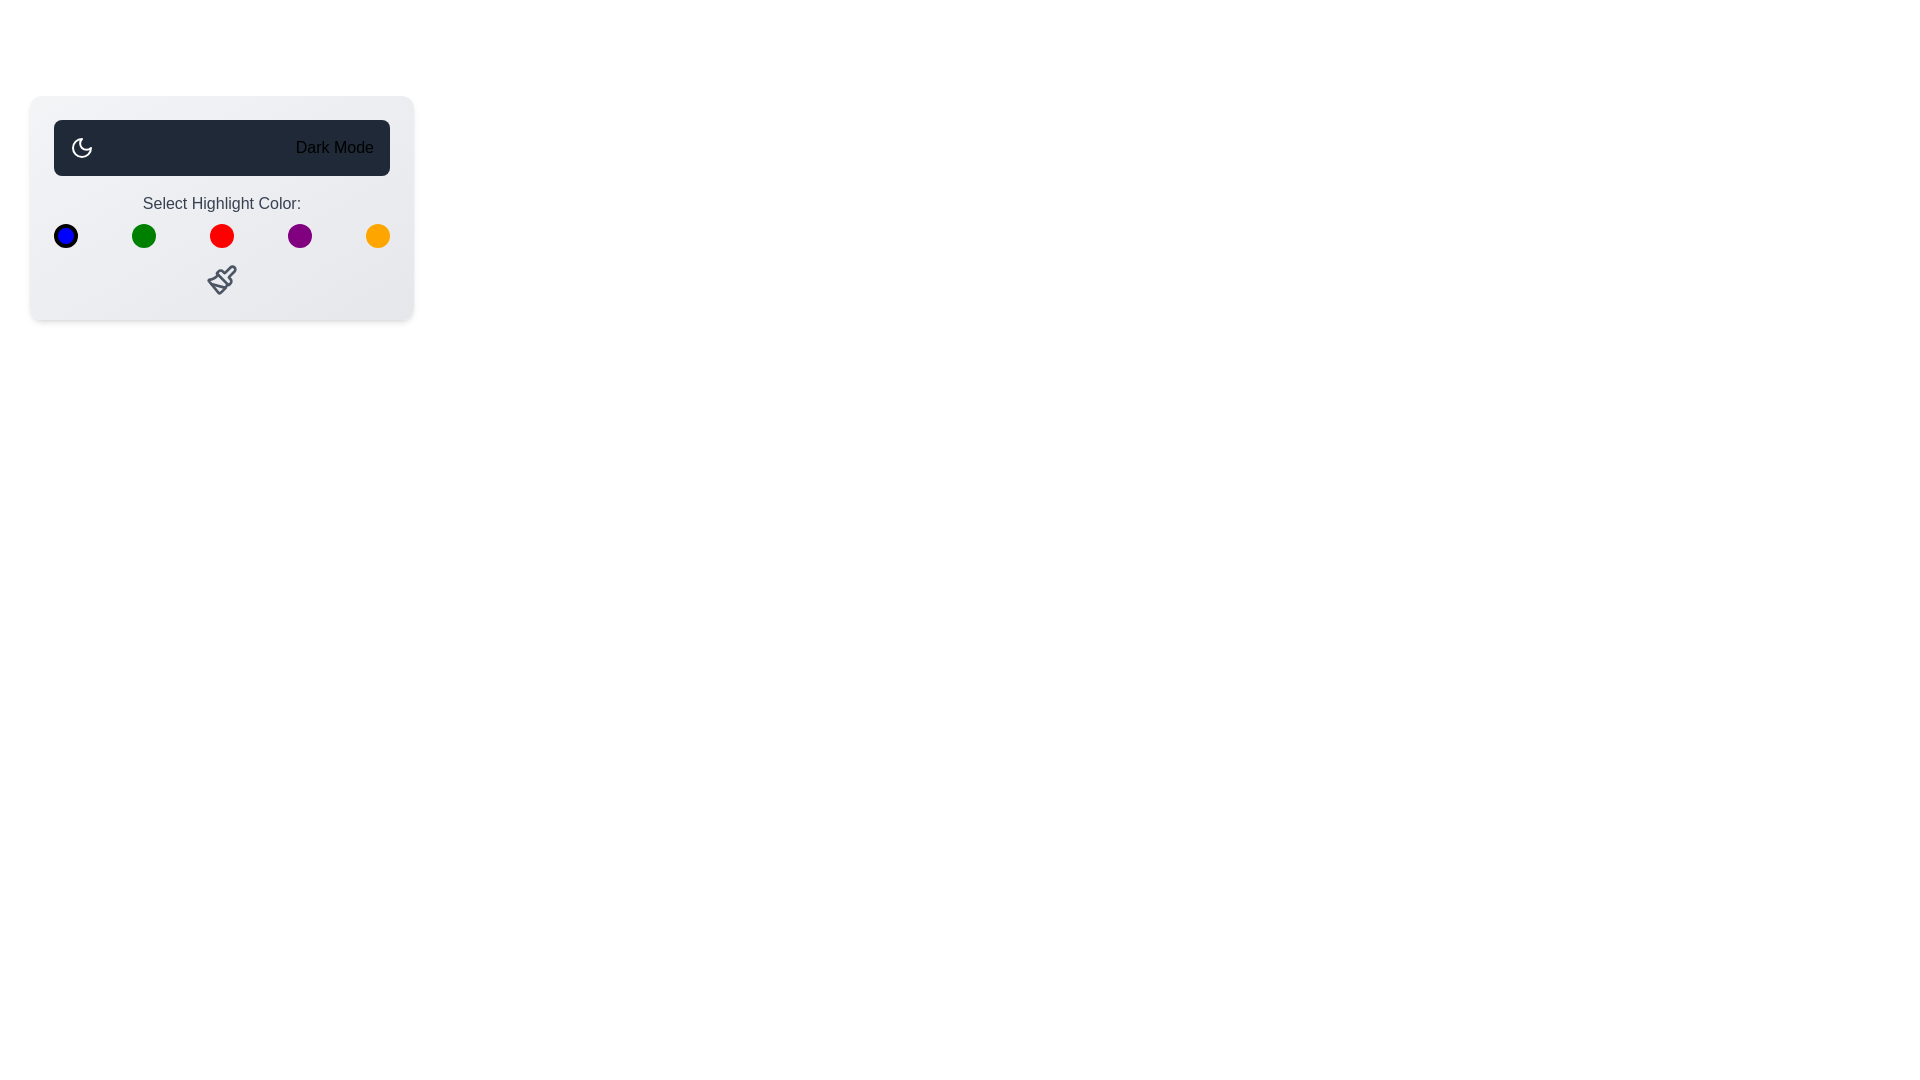 The height and width of the screenshot is (1080, 1920). What do you see at coordinates (80, 146) in the screenshot?
I see `the crescent moon icon located in the dark toolbar` at bounding box center [80, 146].